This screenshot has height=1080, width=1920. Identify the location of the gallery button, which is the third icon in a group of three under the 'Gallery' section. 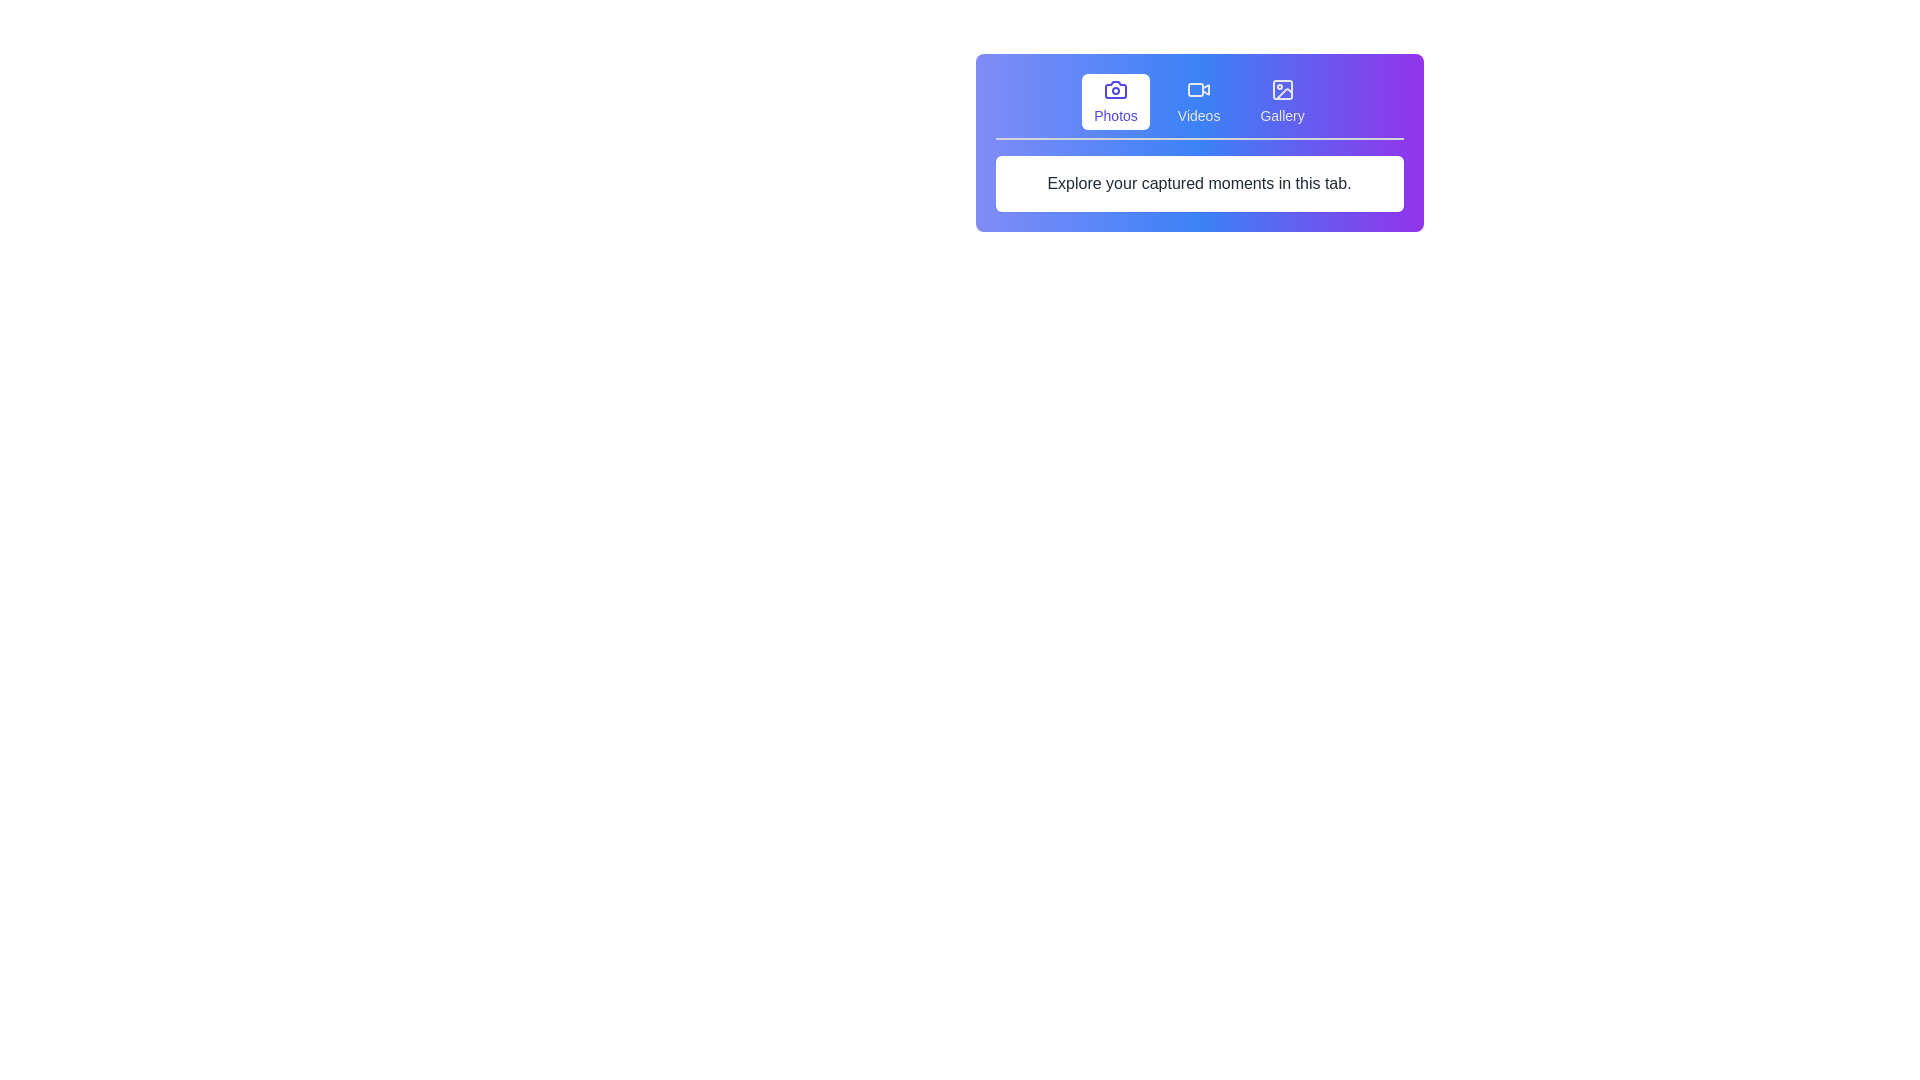
(1282, 88).